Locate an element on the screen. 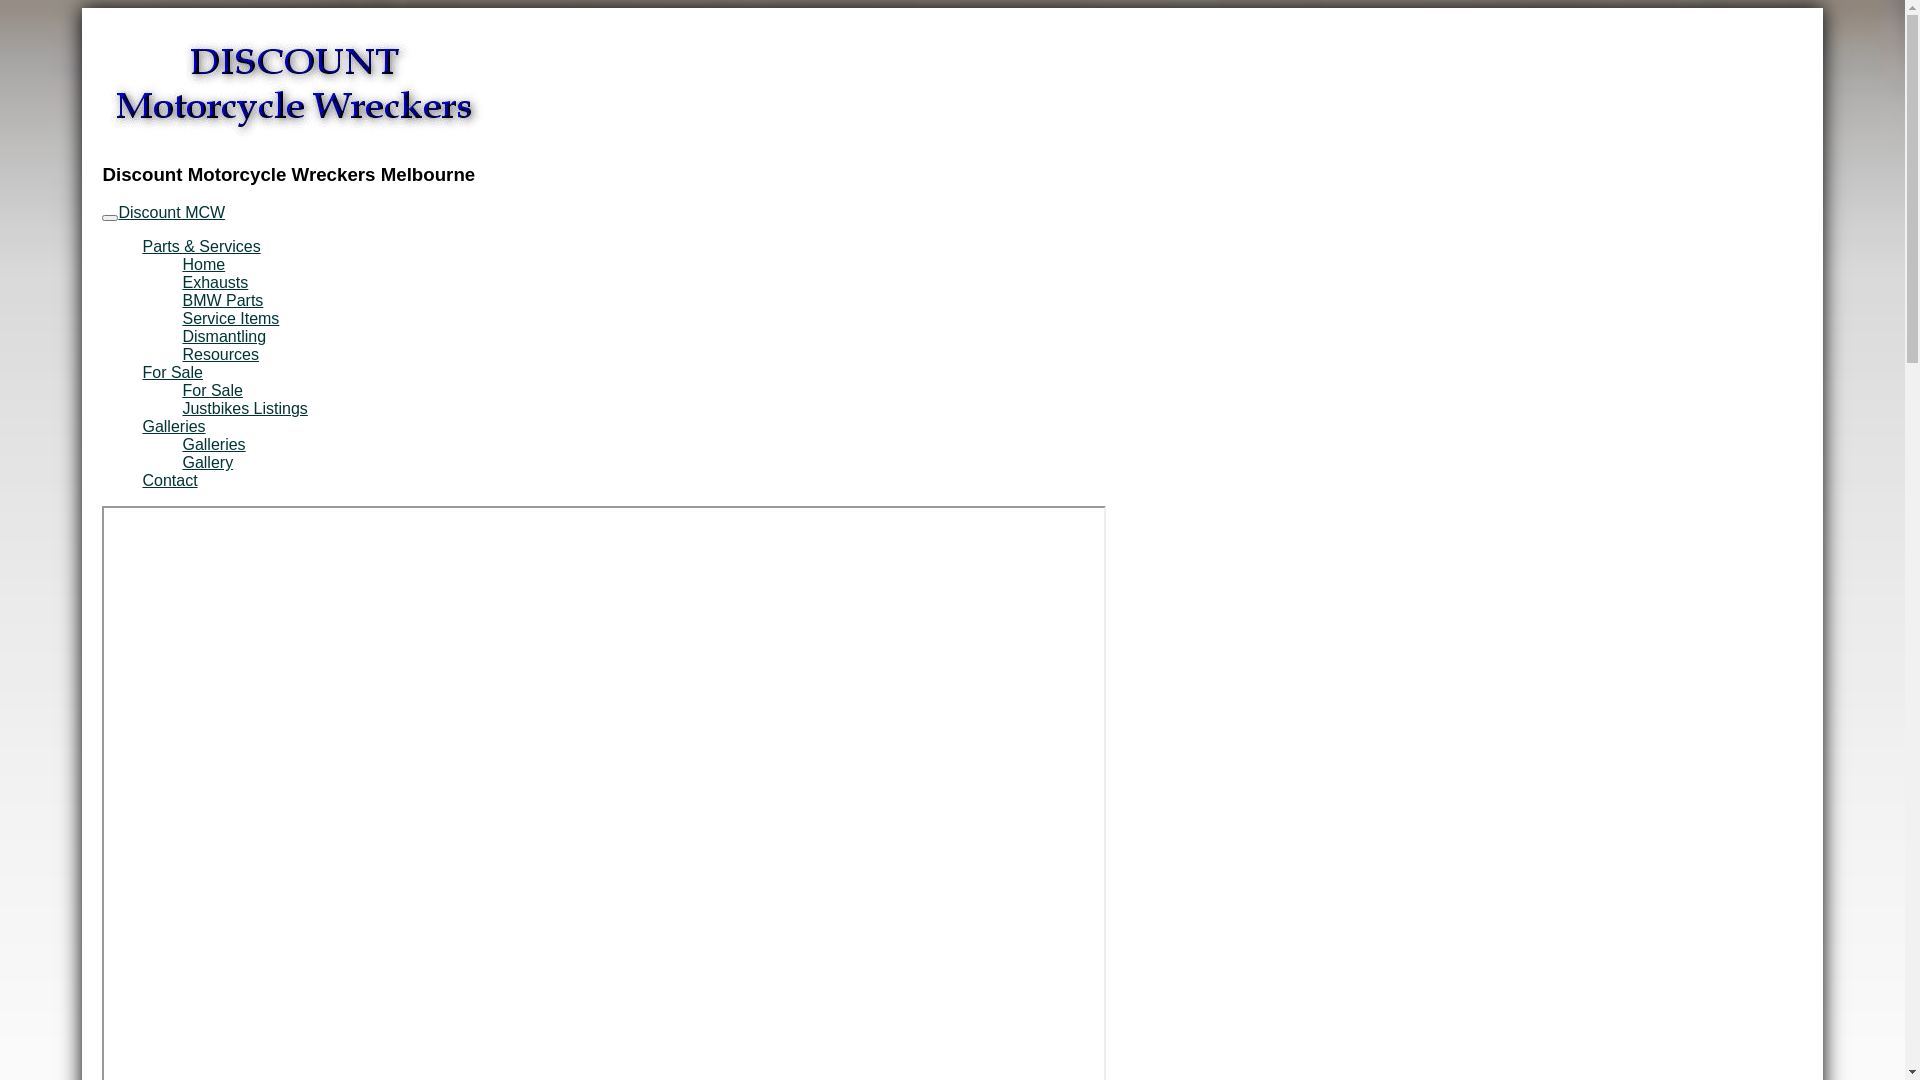  'Galleries' is located at coordinates (173, 425).